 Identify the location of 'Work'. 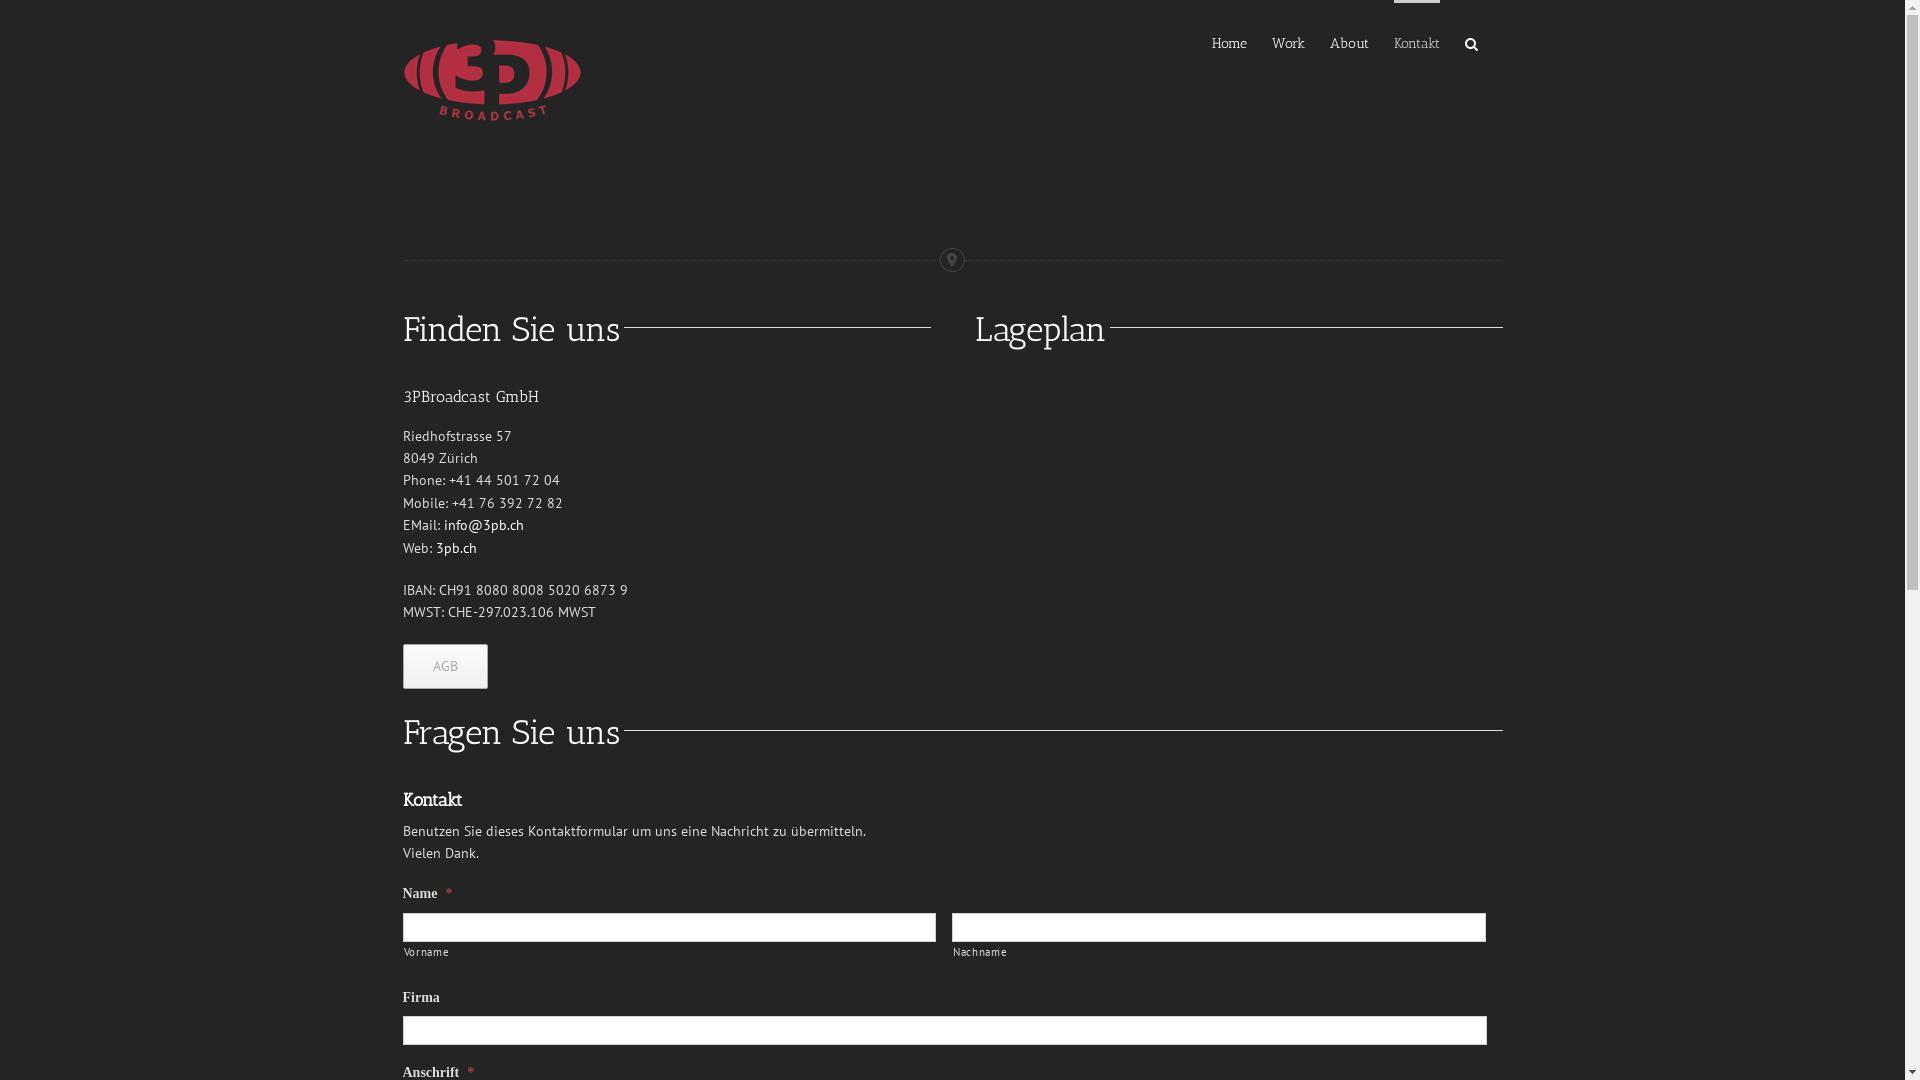
(1271, 42).